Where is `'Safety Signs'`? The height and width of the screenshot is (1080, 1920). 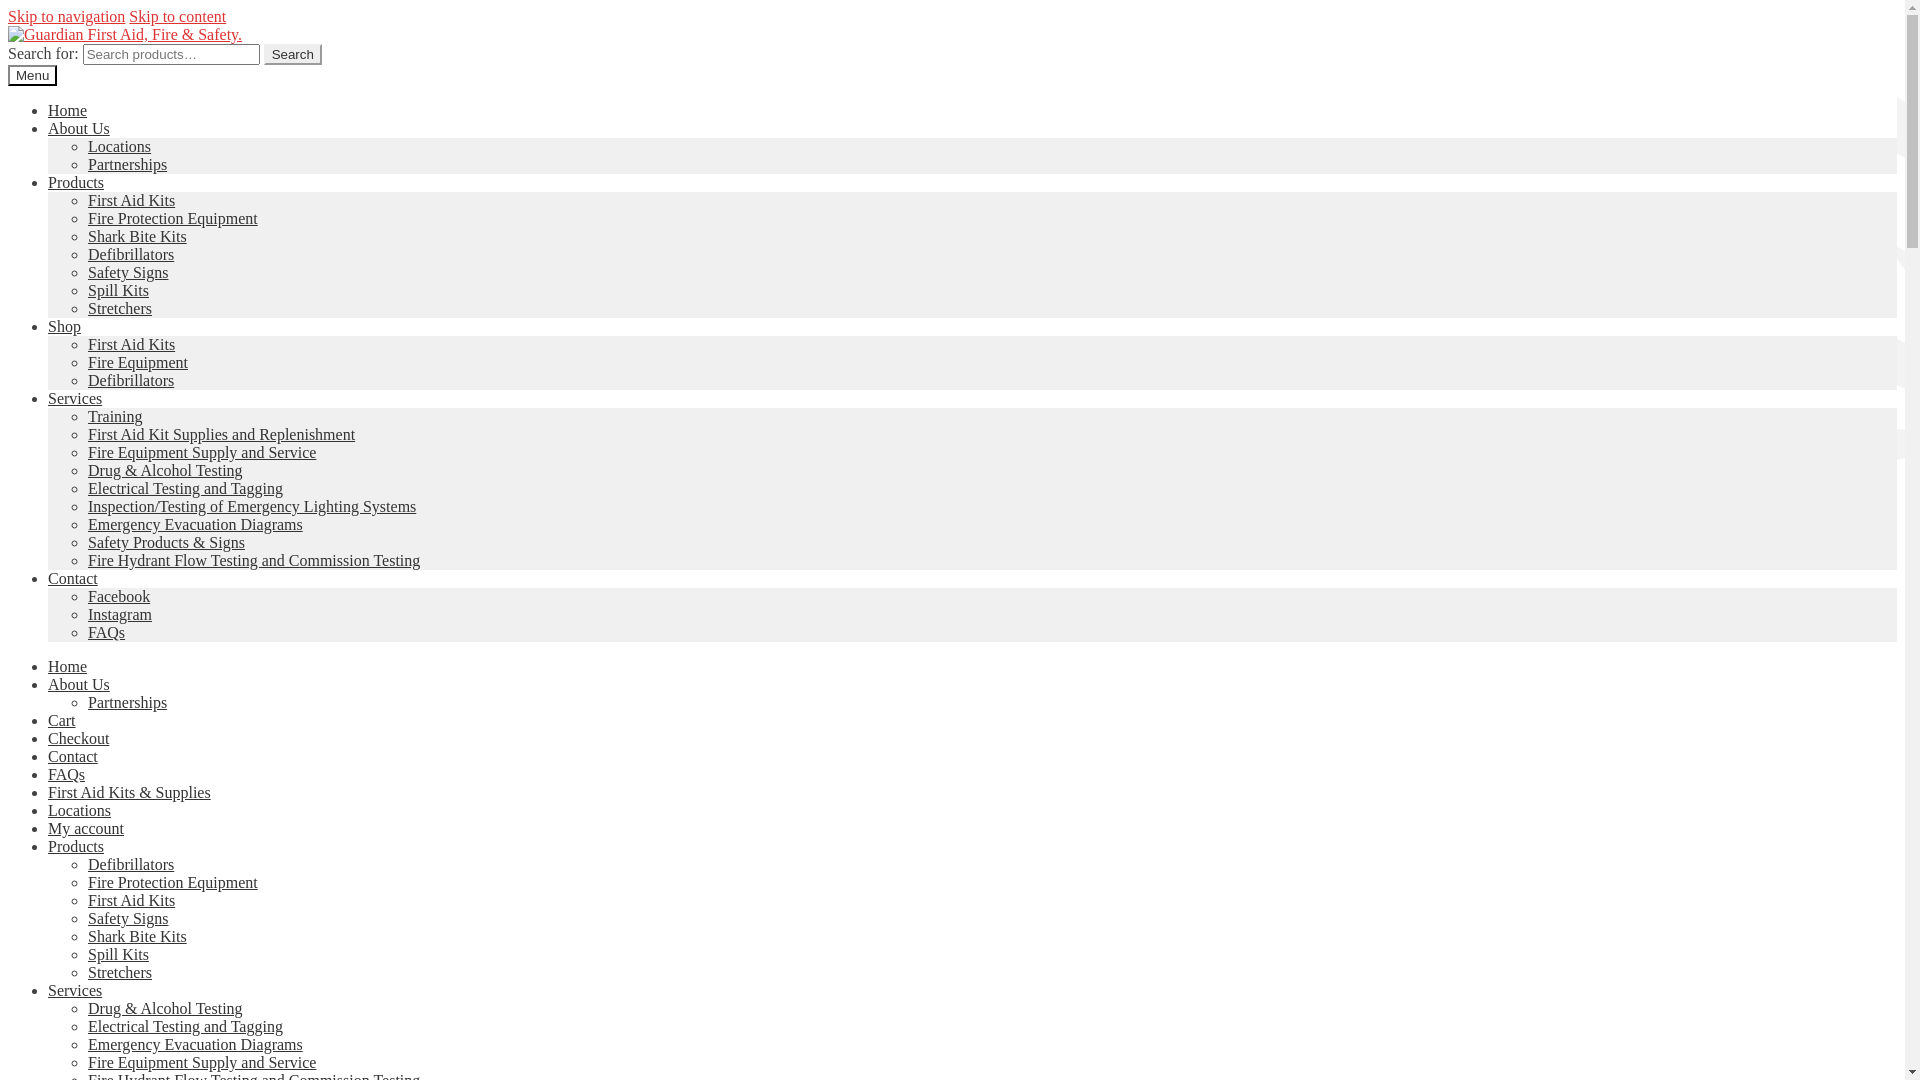 'Safety Signs' is located at coordinates (127, 918).